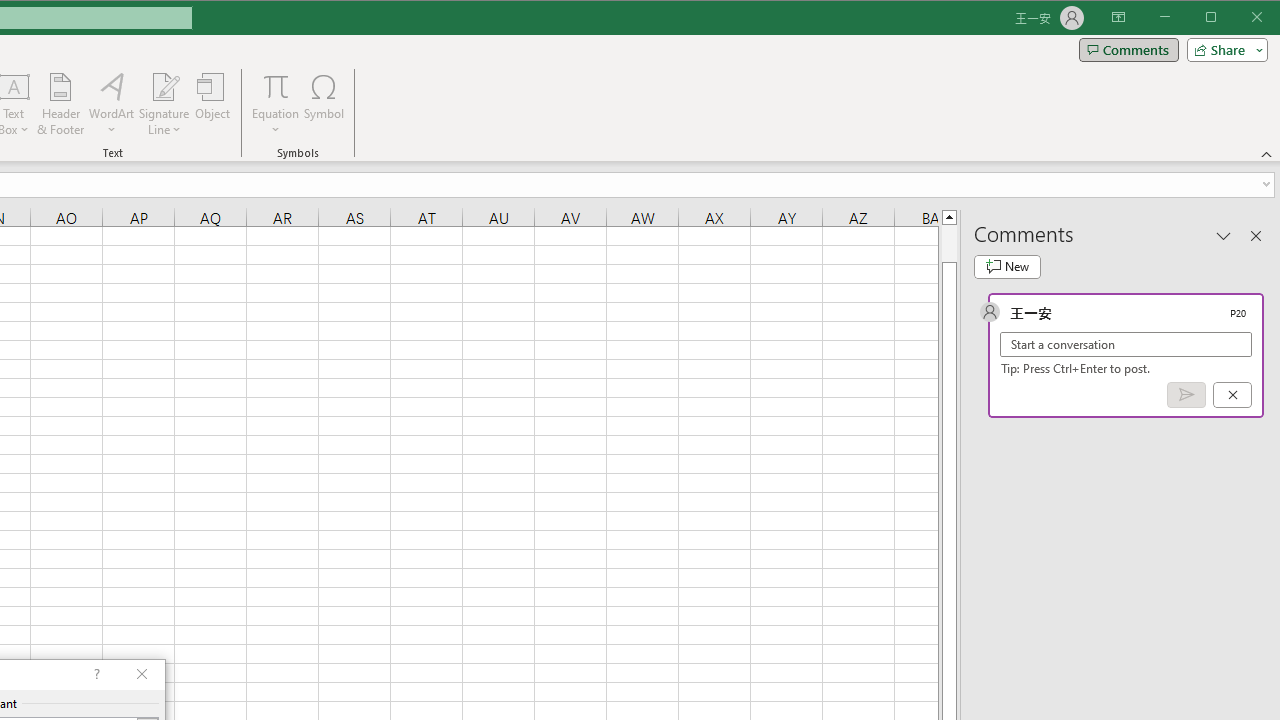 Image resolution: width=1280 pixels, height=720 pixels. Describe the element at coordinates (948, 242) in the screenshot. I see `'Page up'` at that location.